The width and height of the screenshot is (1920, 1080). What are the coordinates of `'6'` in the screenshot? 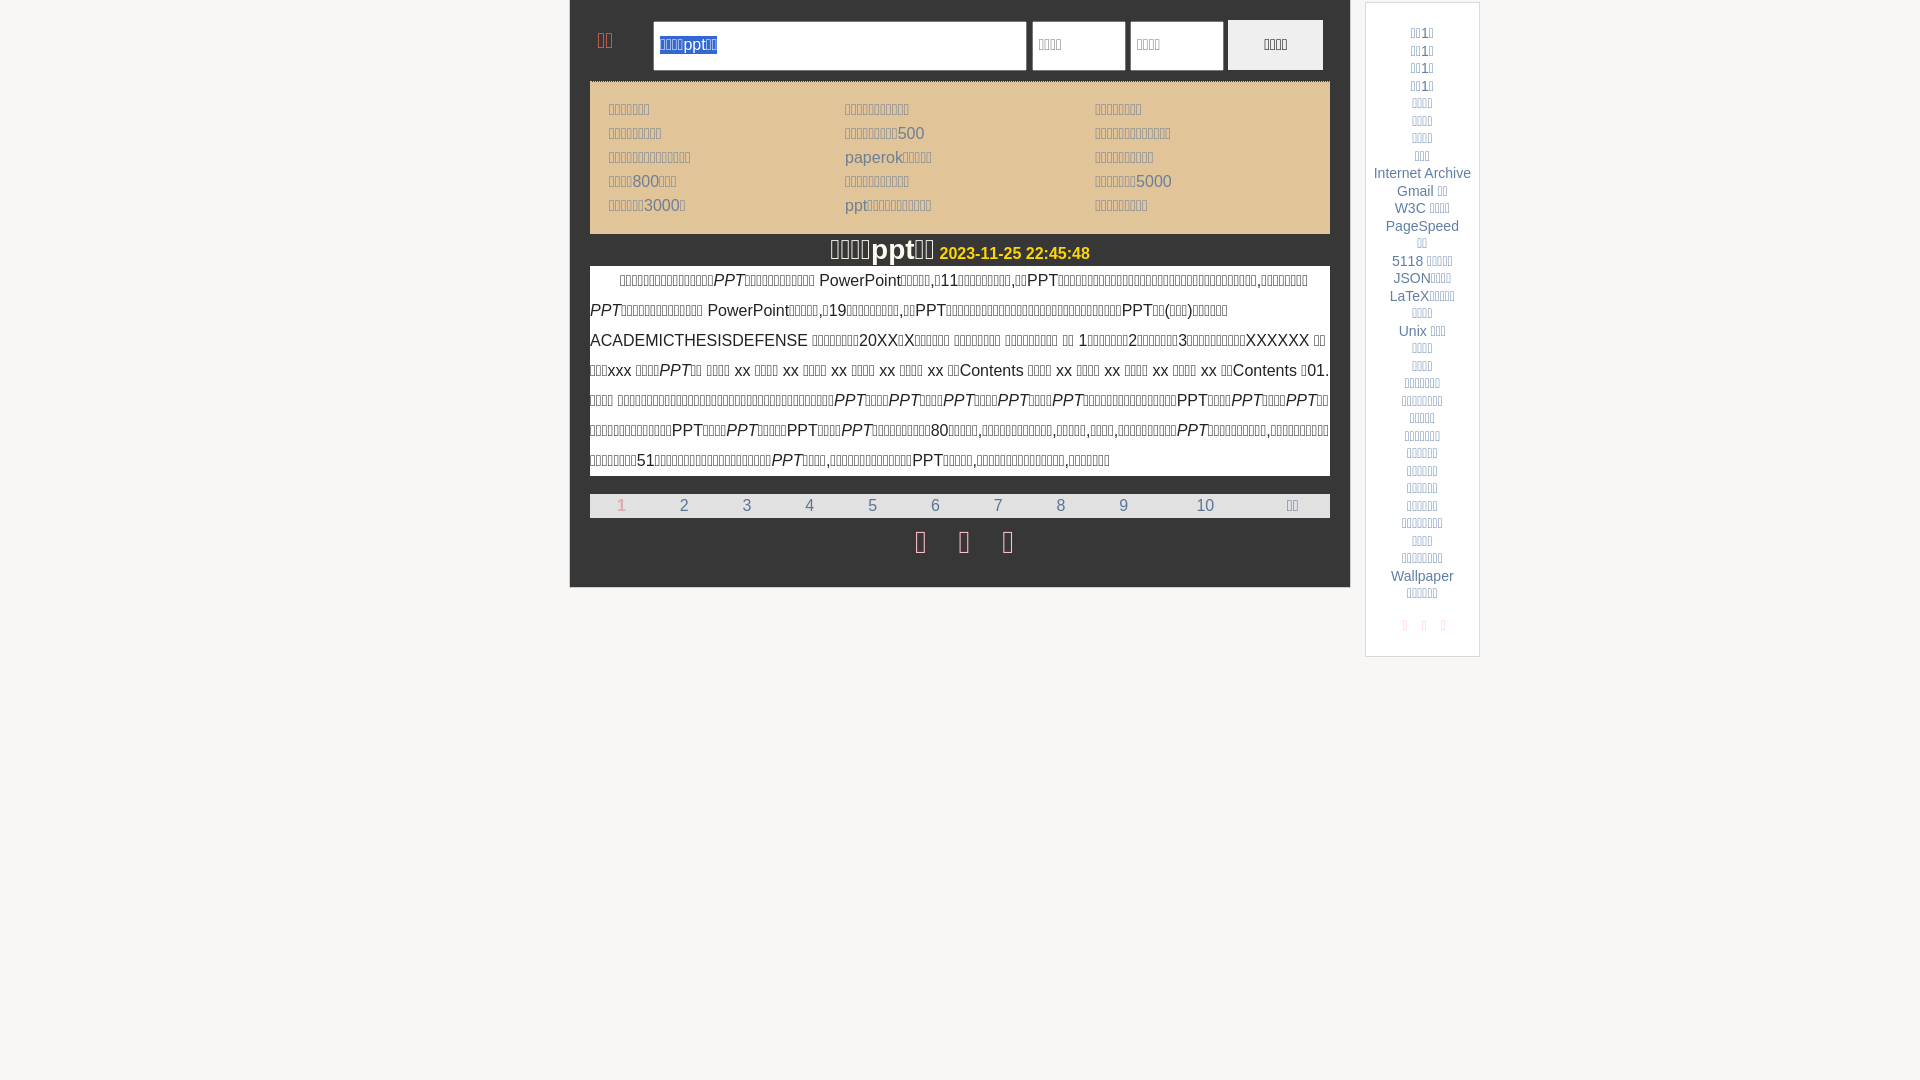 It's located at (934, 504).